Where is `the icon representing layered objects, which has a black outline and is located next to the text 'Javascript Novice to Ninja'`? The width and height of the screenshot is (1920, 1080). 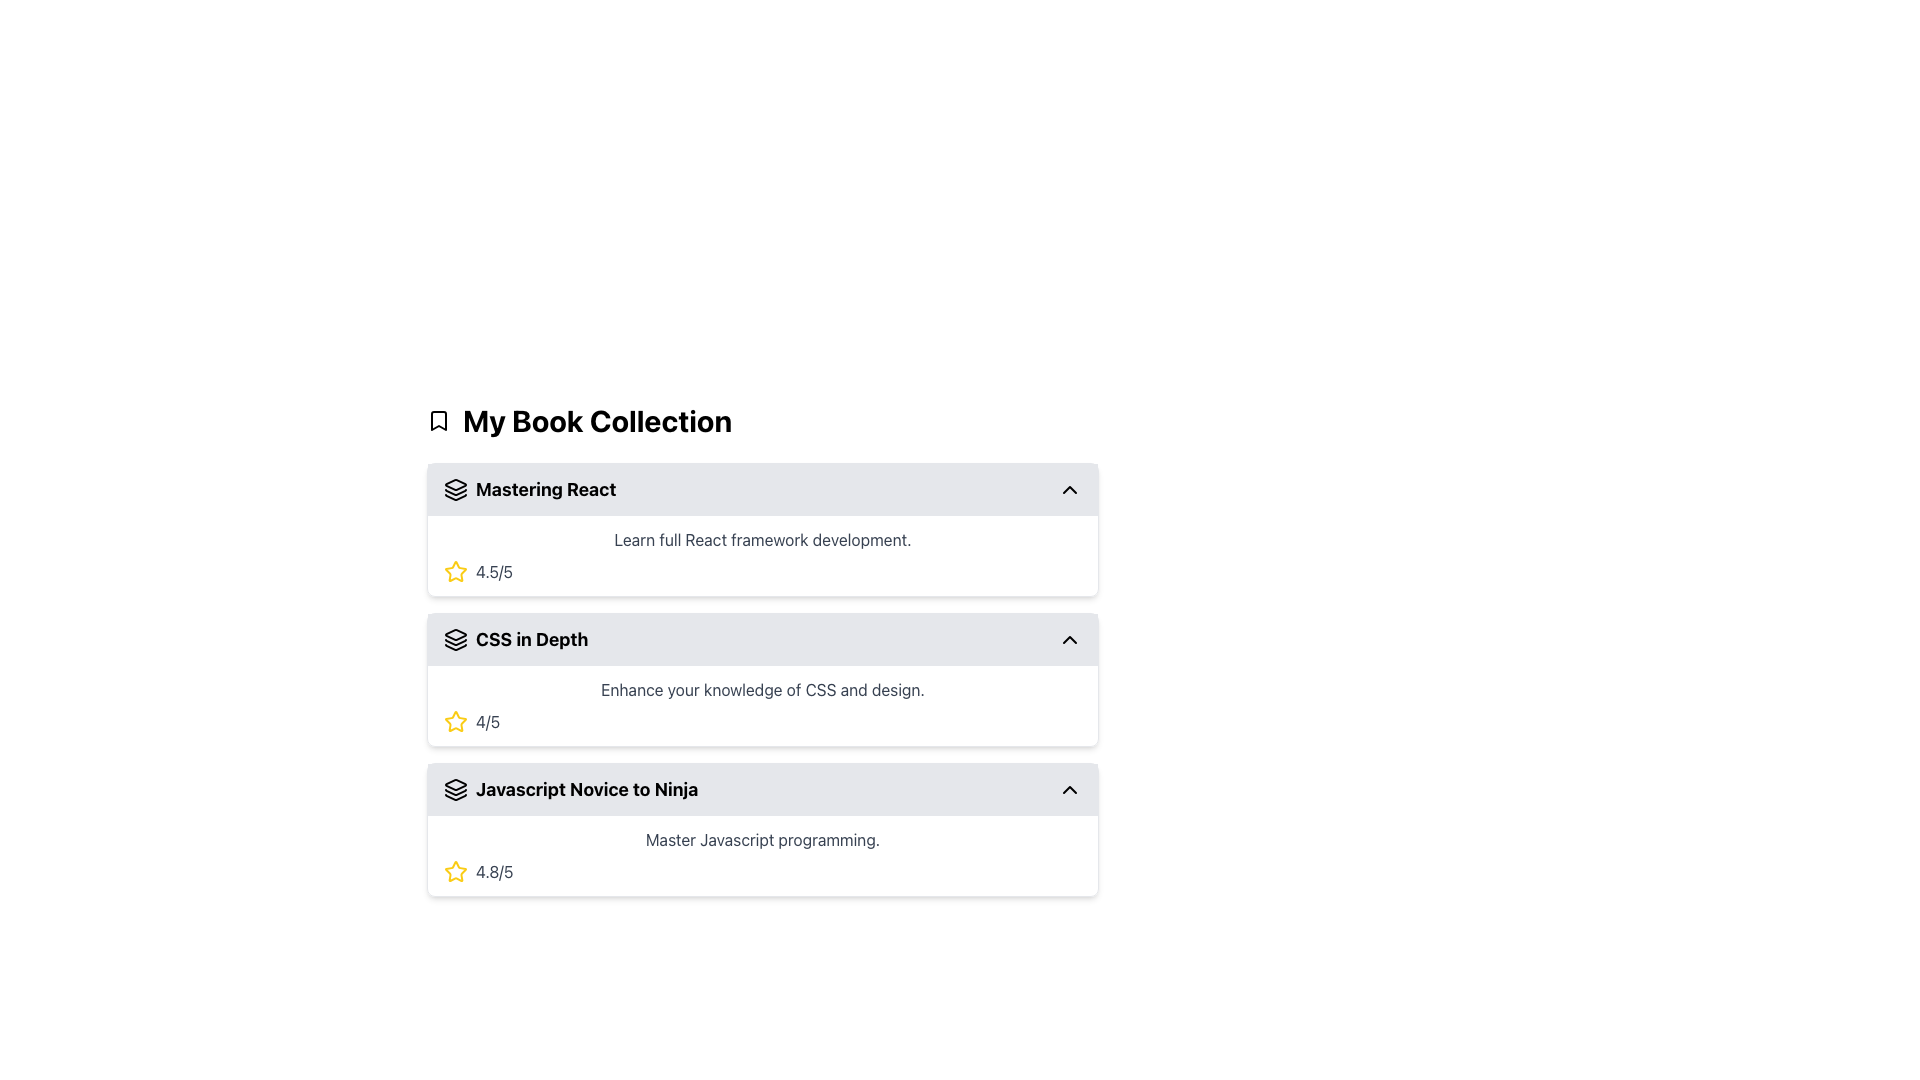
the icon representing layered objects, which has a black outline and is located next to the text 'Javascript Novice to Ninja' is located at coordinates (455, 789).